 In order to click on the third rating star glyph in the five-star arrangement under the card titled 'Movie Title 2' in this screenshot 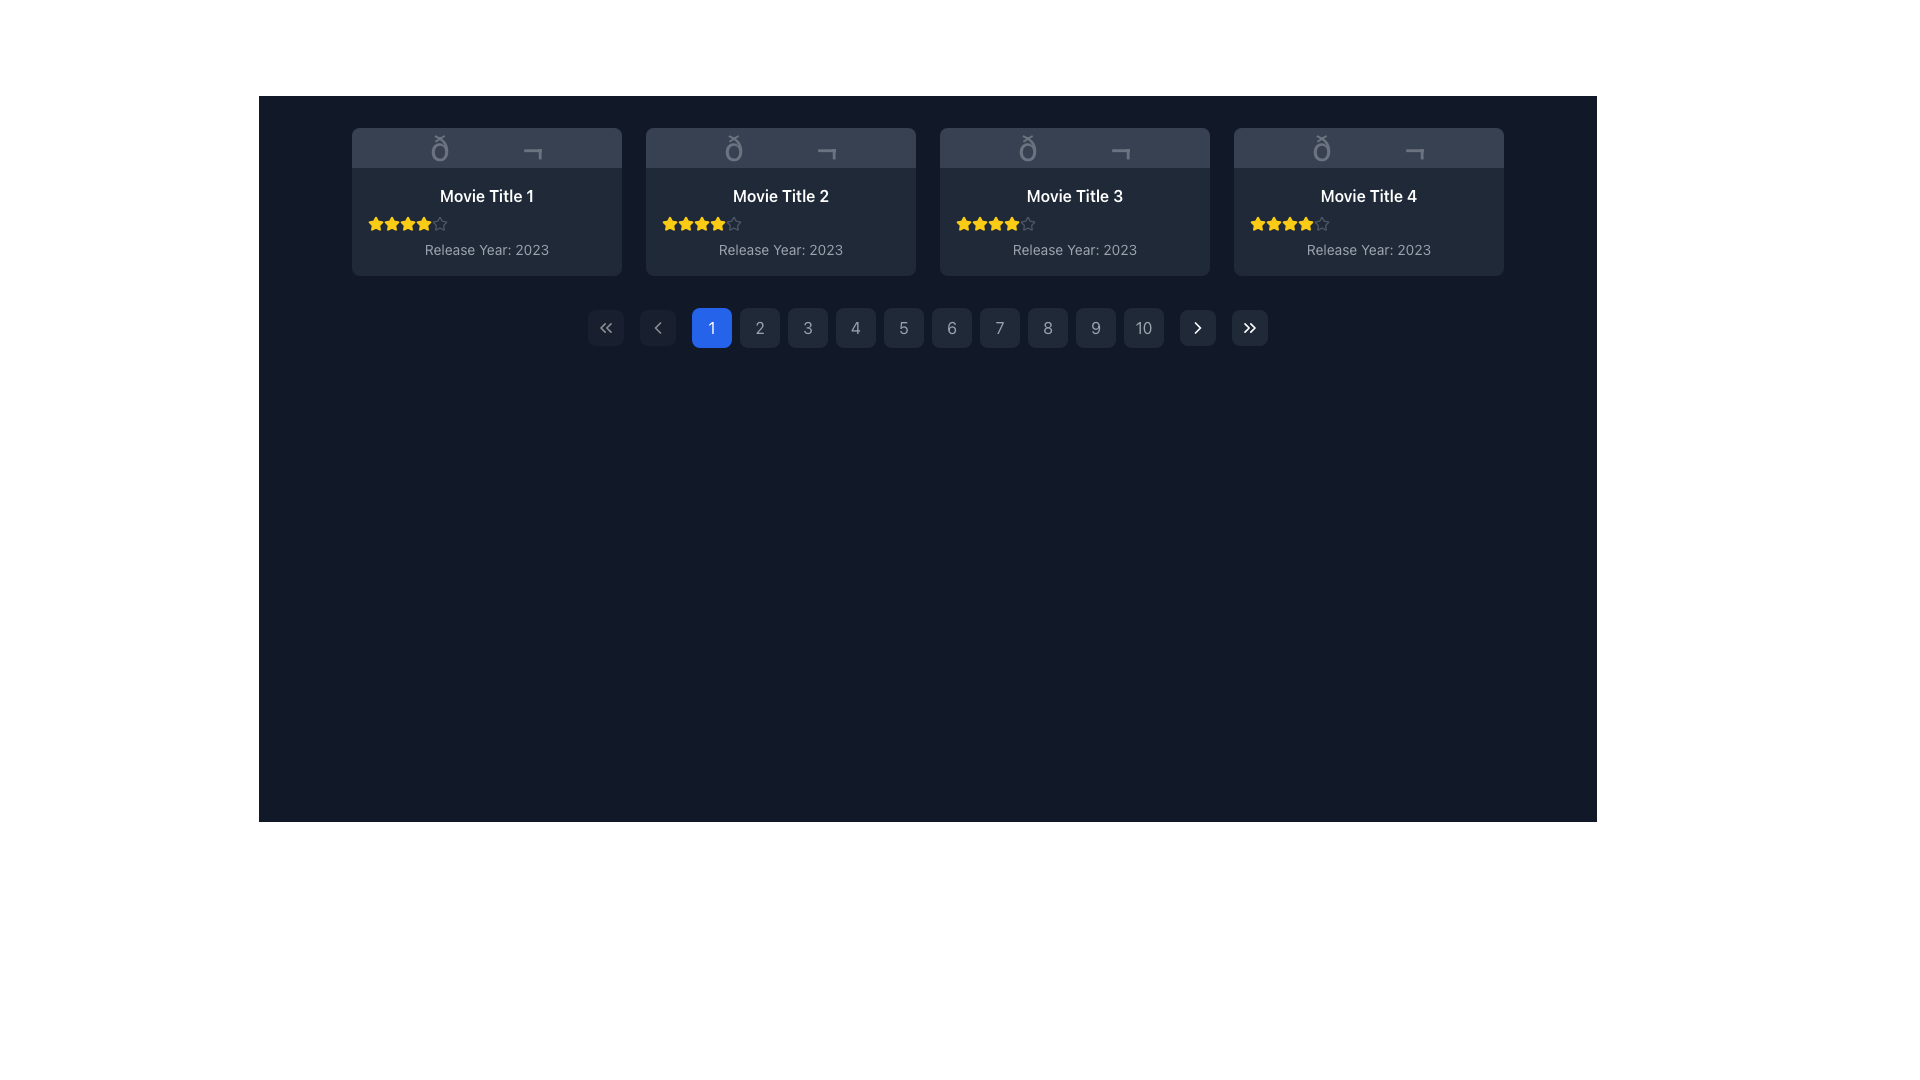, I will do `click(701, 223)`.